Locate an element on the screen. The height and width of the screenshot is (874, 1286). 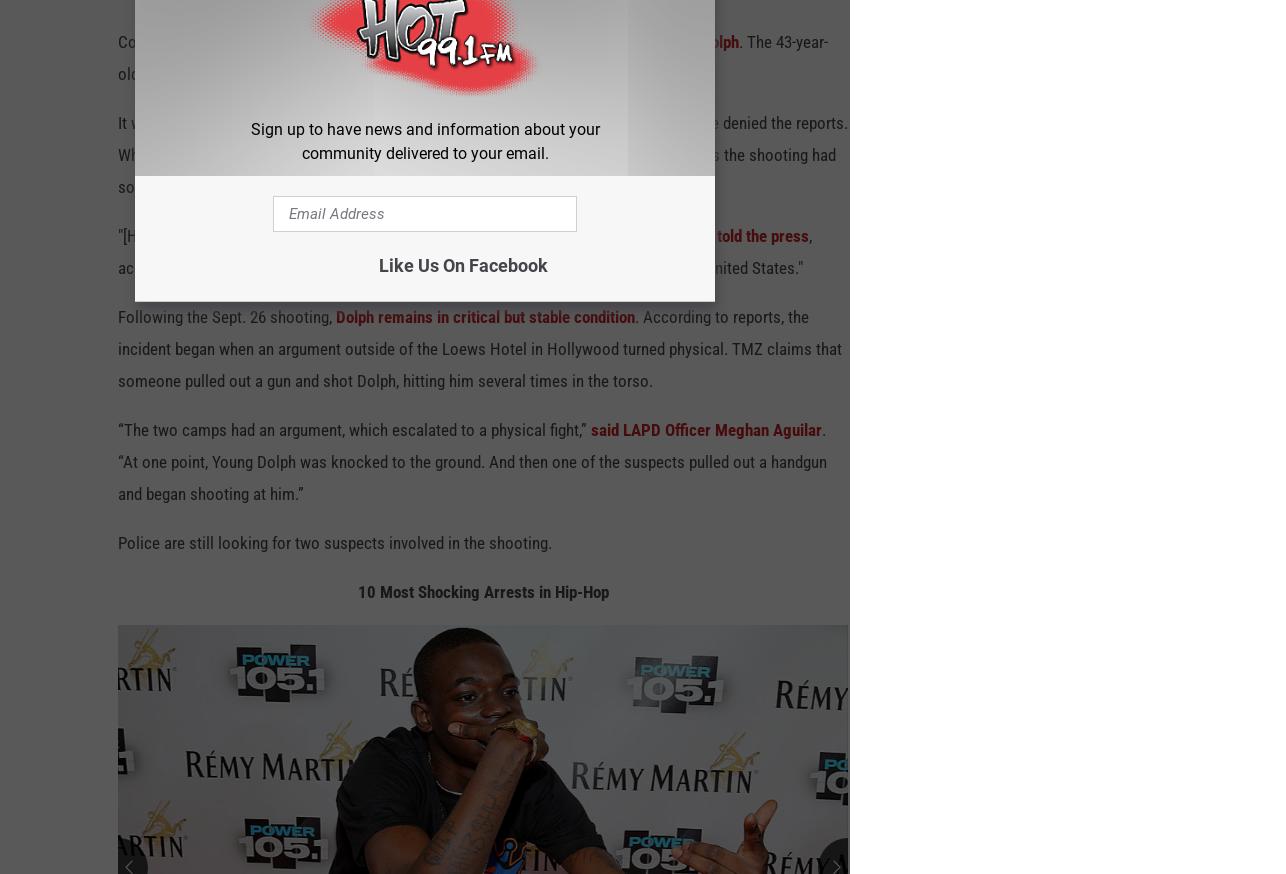
'Share This Photo:' is located at coordinates (697, 648).